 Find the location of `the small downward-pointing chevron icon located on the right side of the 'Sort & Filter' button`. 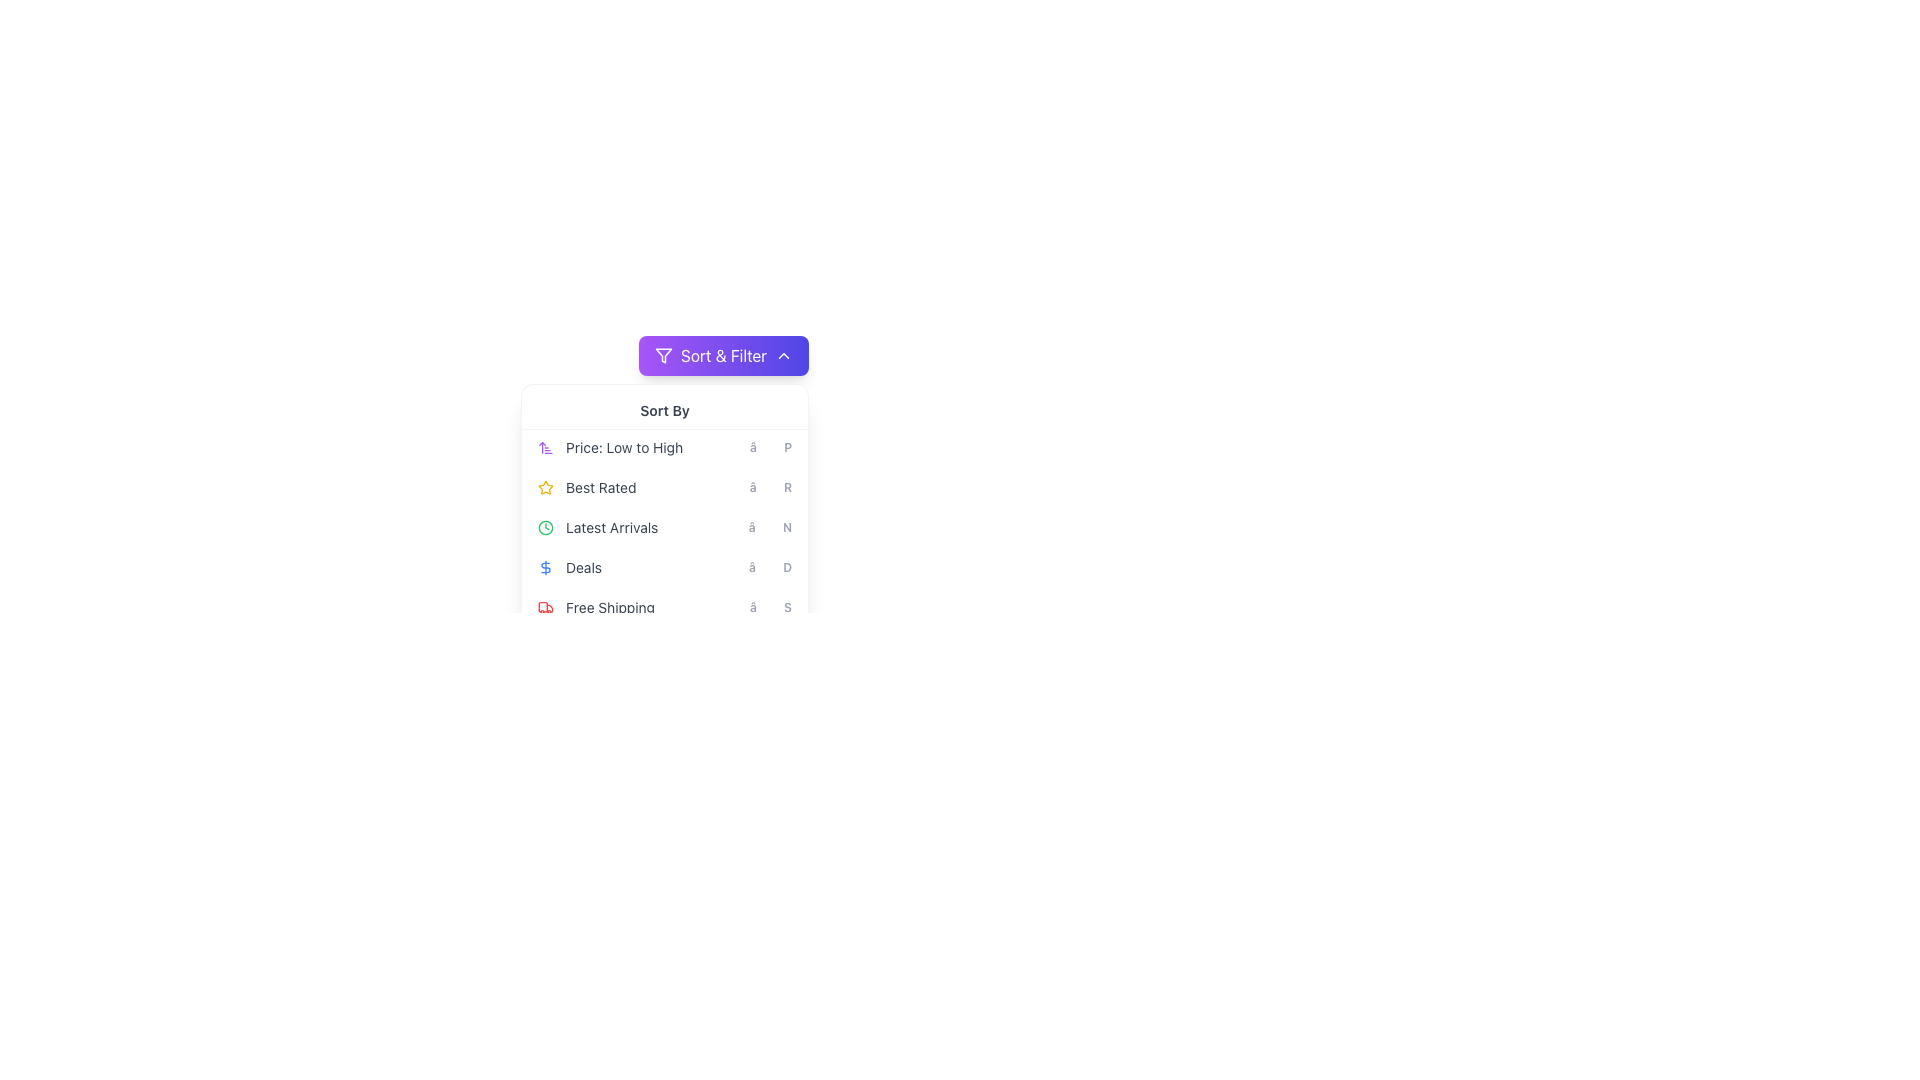

the small downward-pointing chevron icon located on the right side of the 'Sort & Filter' button is located at coordinates (783, 354).